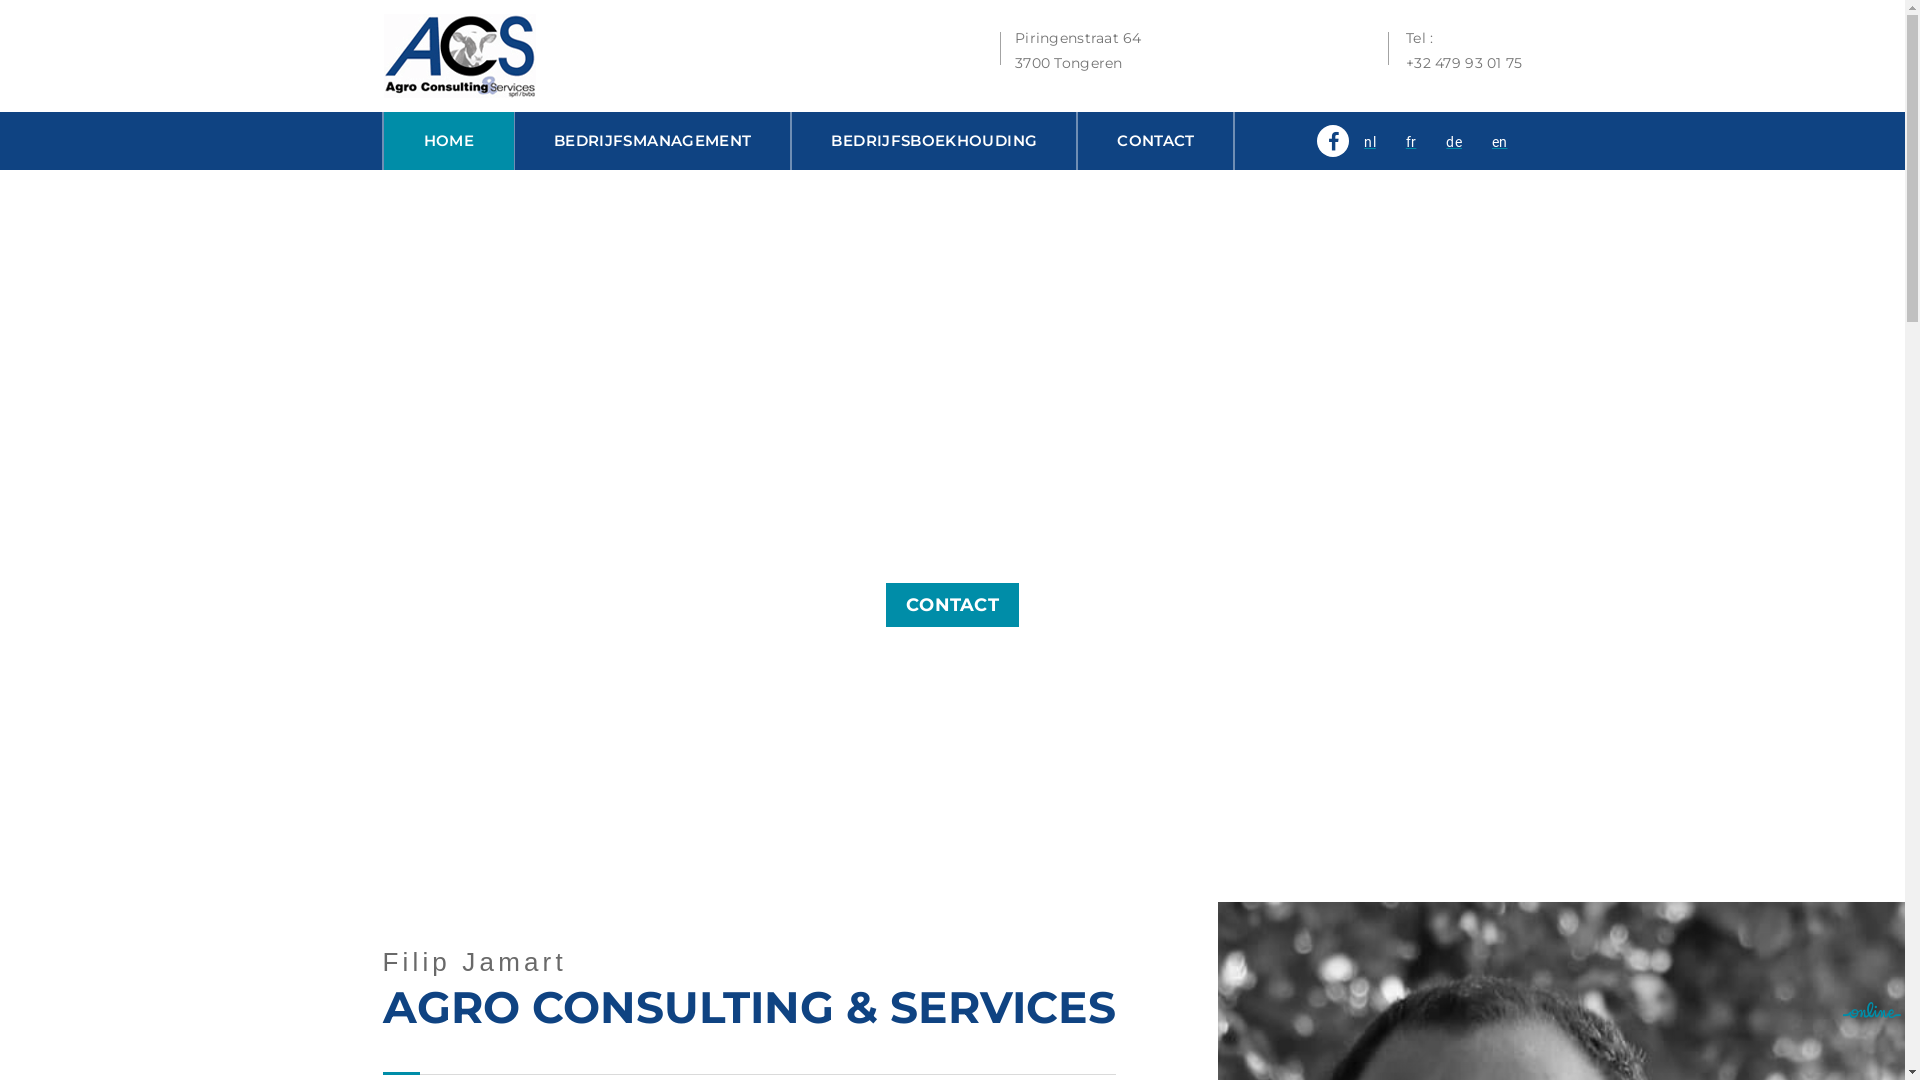 Image resolution: width=1920 pixels, height=1080 pixels. Describe the element at coordinates (1368, 141) in the screenshot. I see `'nl'` at that location.